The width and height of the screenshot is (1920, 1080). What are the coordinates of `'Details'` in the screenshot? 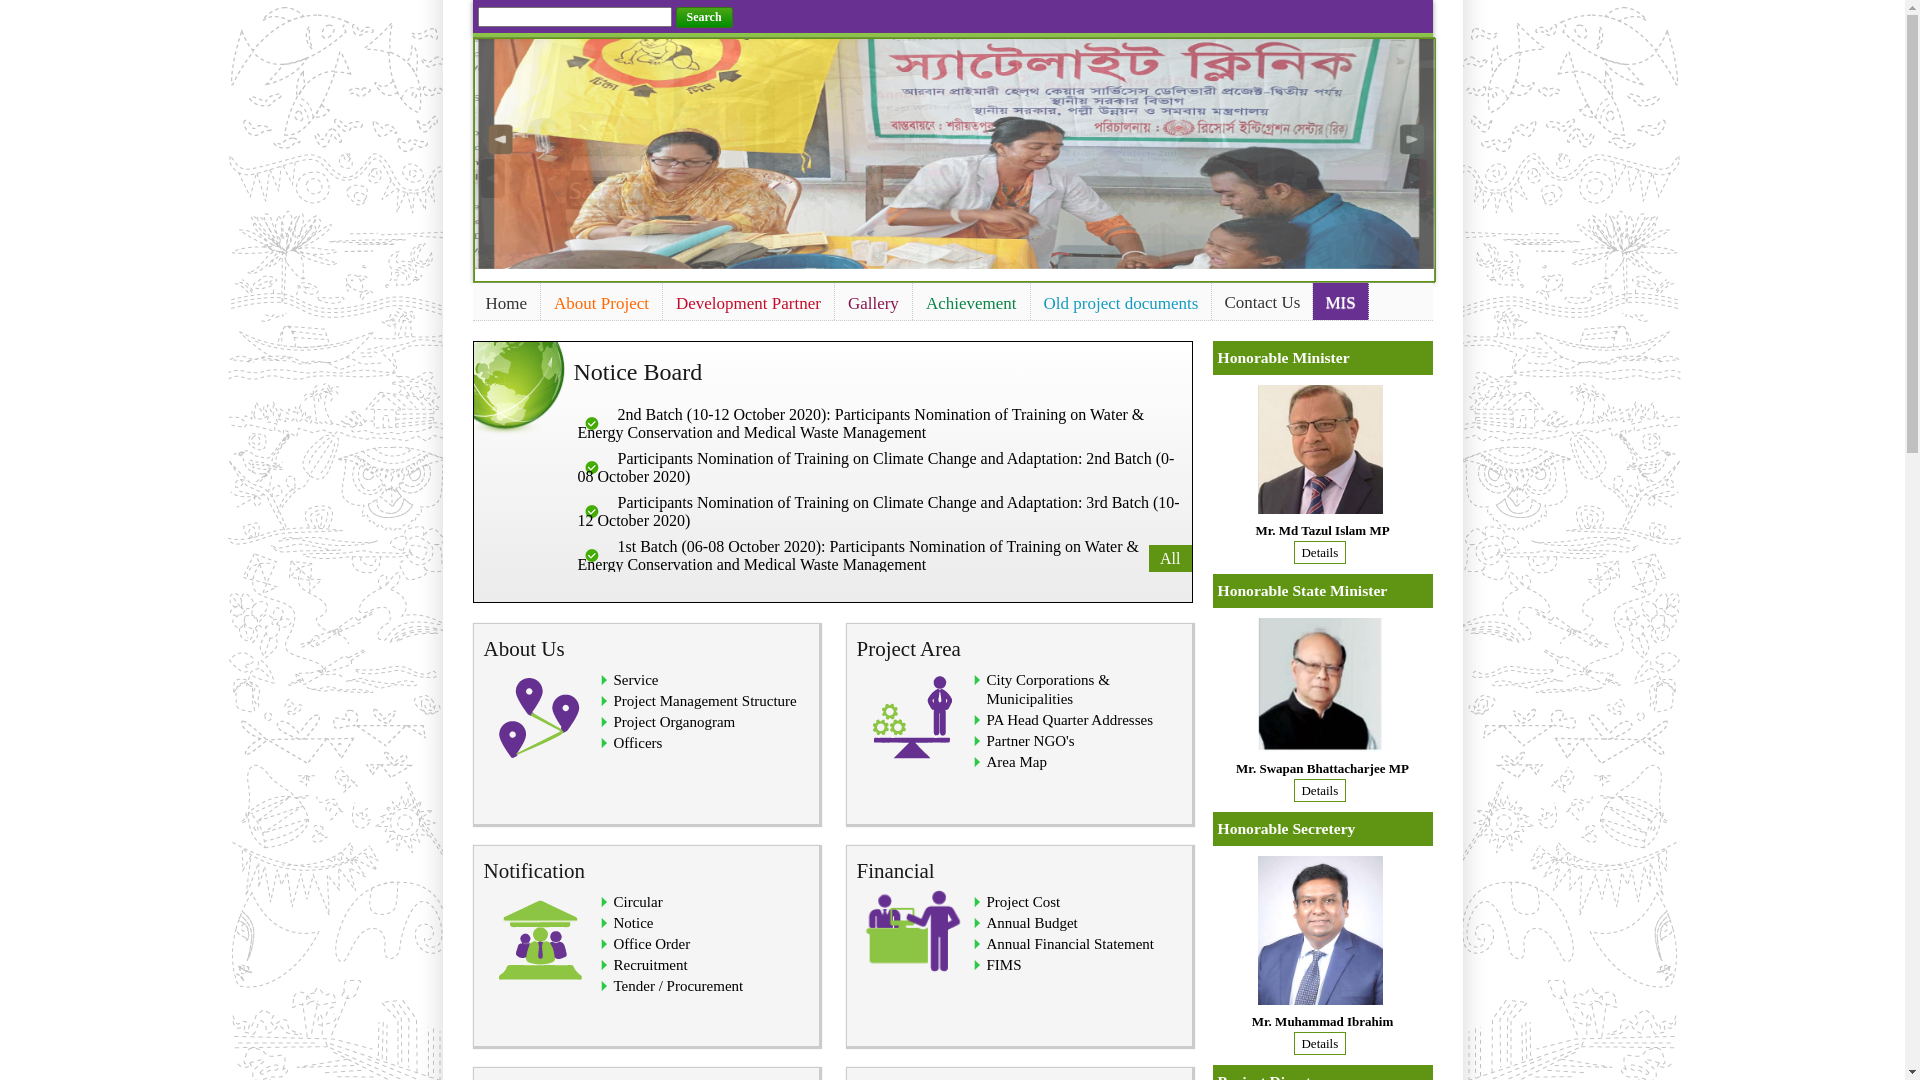 It's located at (1321, 1042).